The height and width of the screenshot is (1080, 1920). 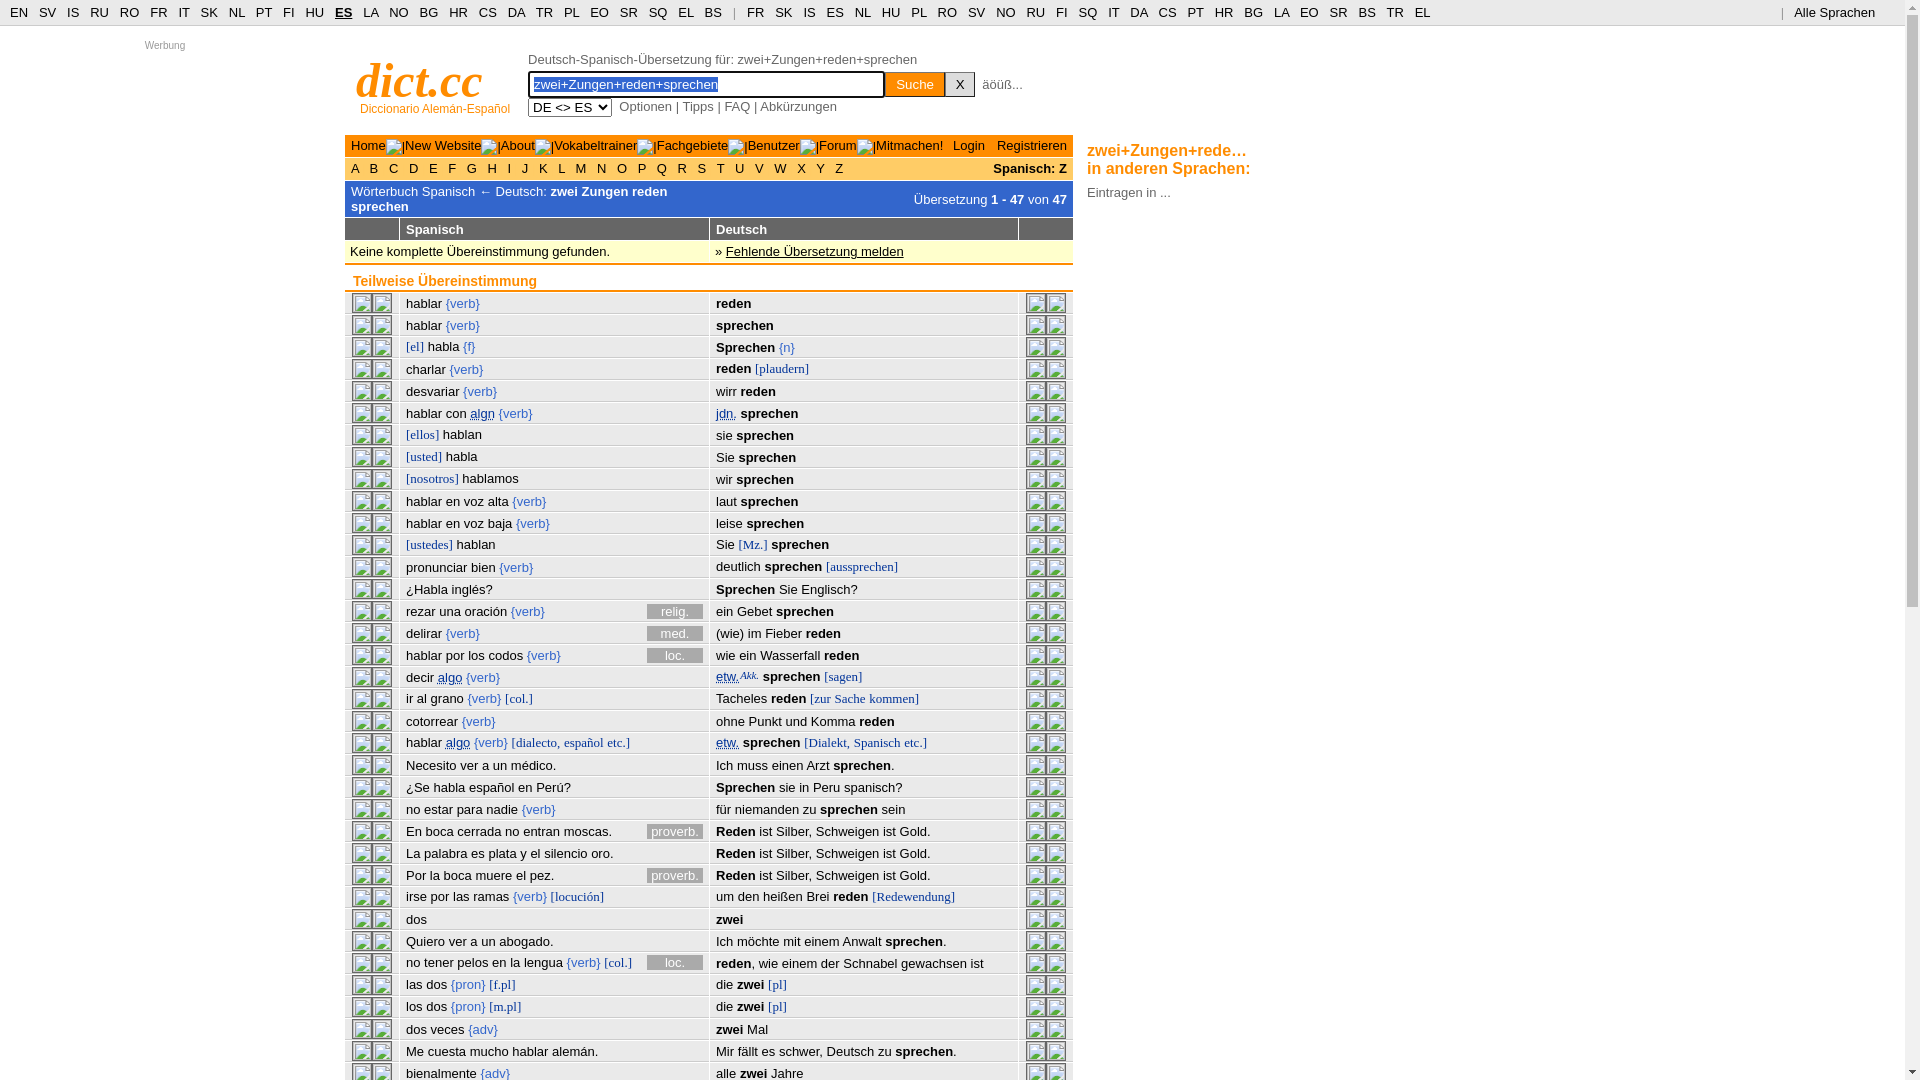 What do you see at coordinates (526, 941) in the screenshot?
I see `'abogado.'` at bounding box center [526, 941].